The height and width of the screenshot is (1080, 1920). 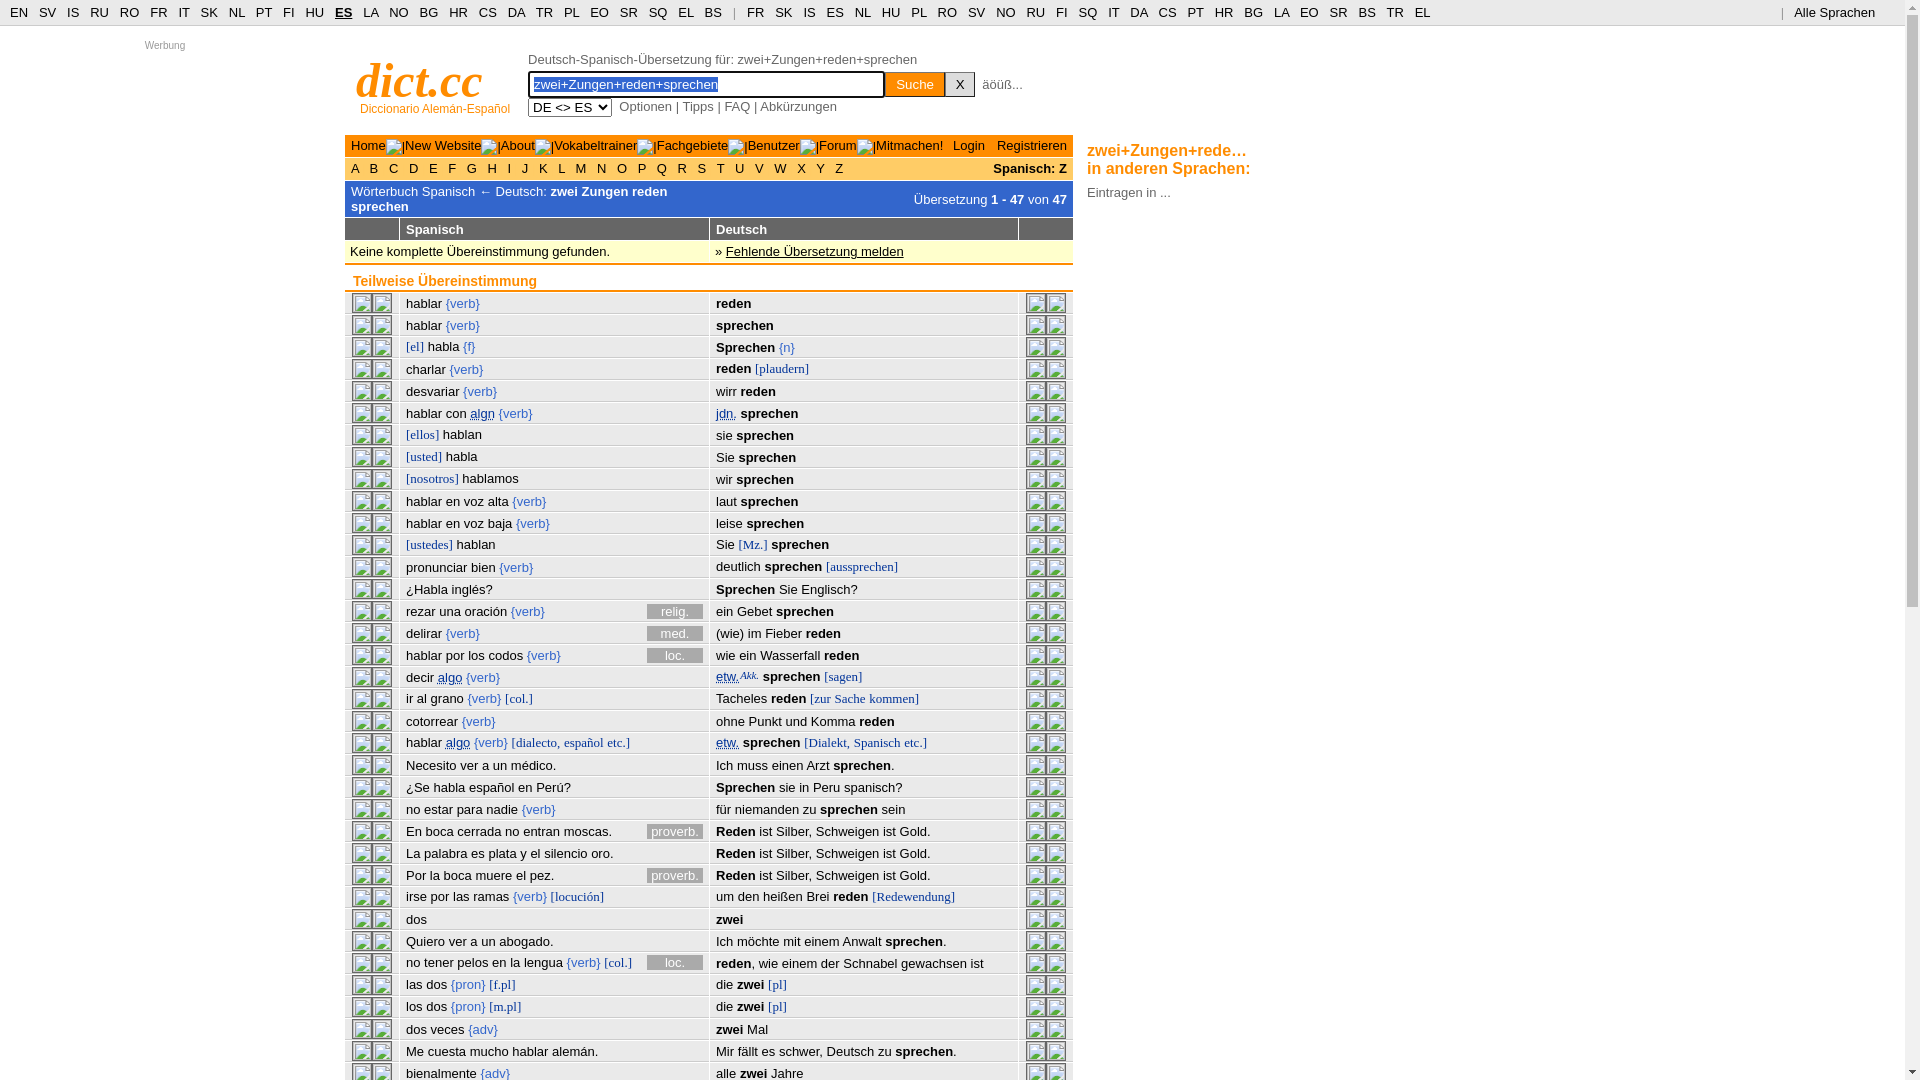 What do you see at coordinates (526, 941) in the screenshot?
I see `'abogado.'` at bounding box center [526, 941].